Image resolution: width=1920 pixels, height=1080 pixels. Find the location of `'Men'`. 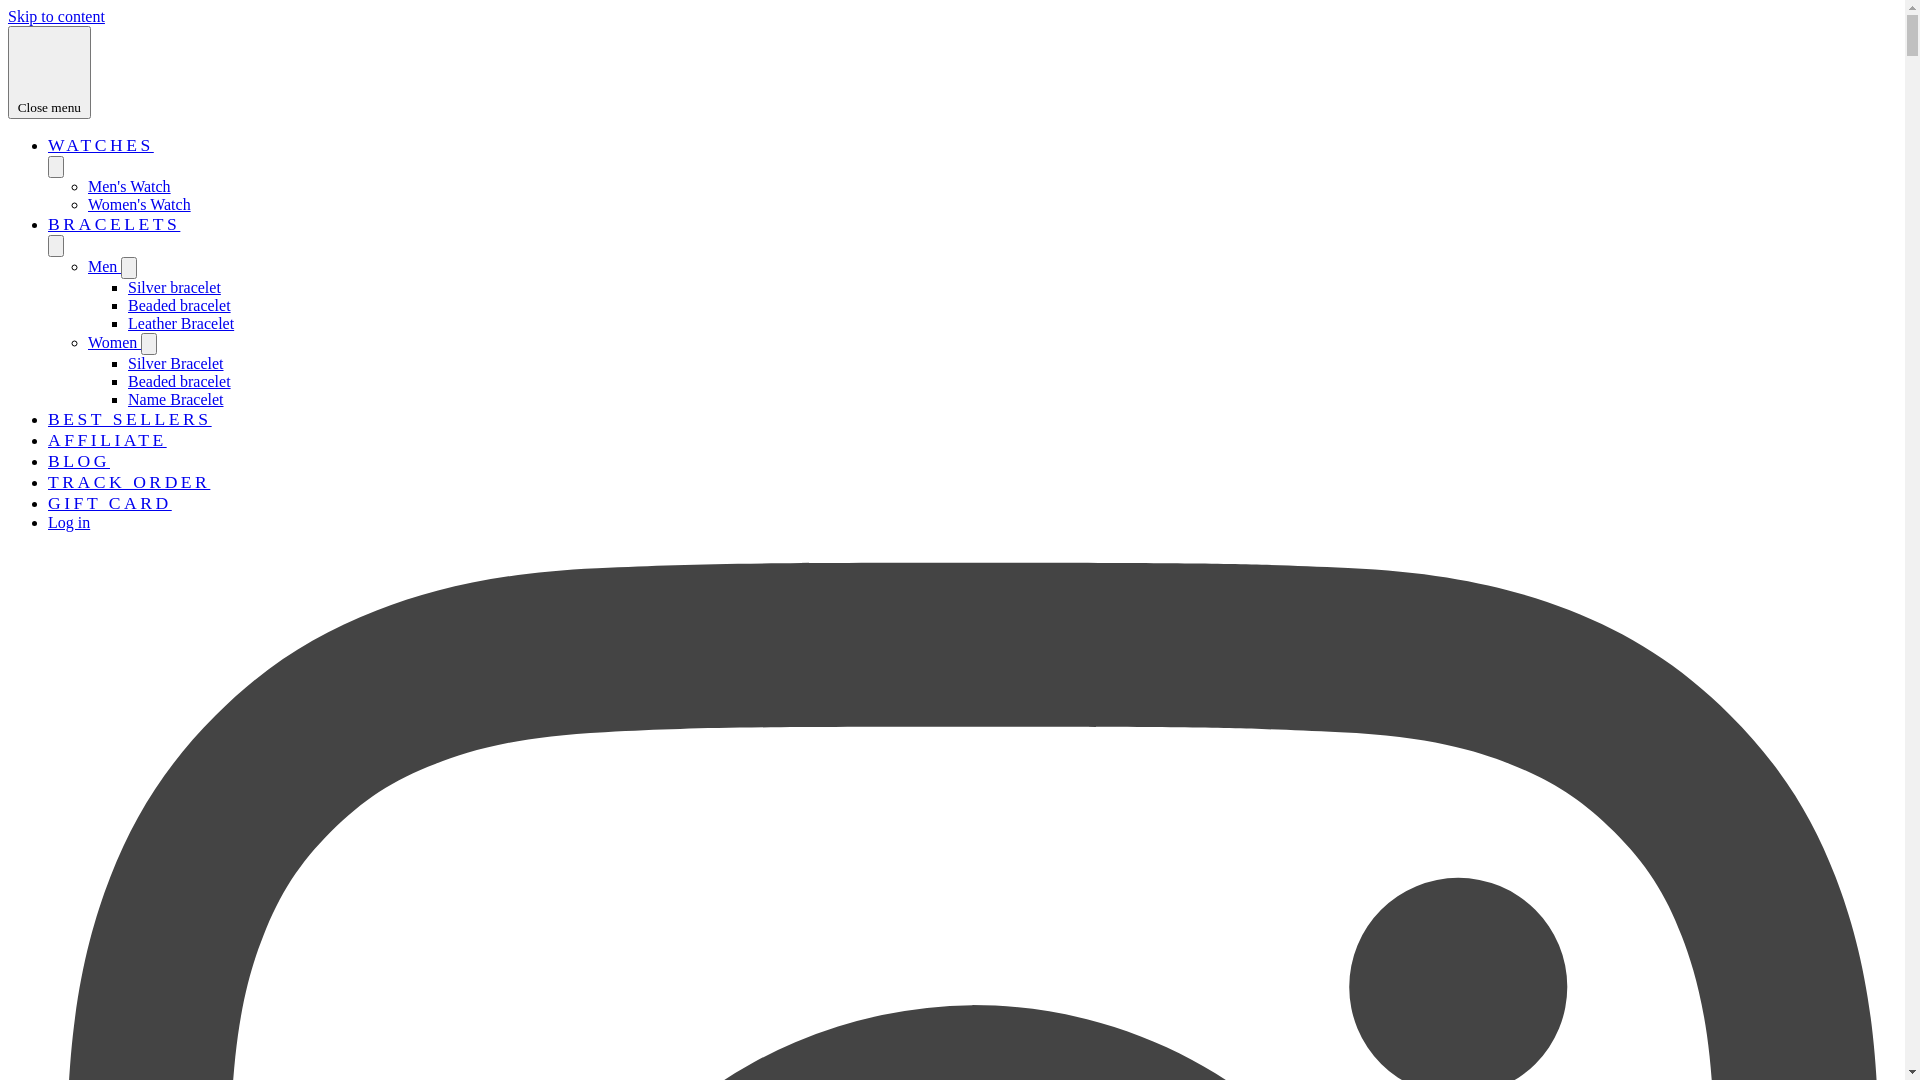

'Men' is located at coordinates (103, 265).